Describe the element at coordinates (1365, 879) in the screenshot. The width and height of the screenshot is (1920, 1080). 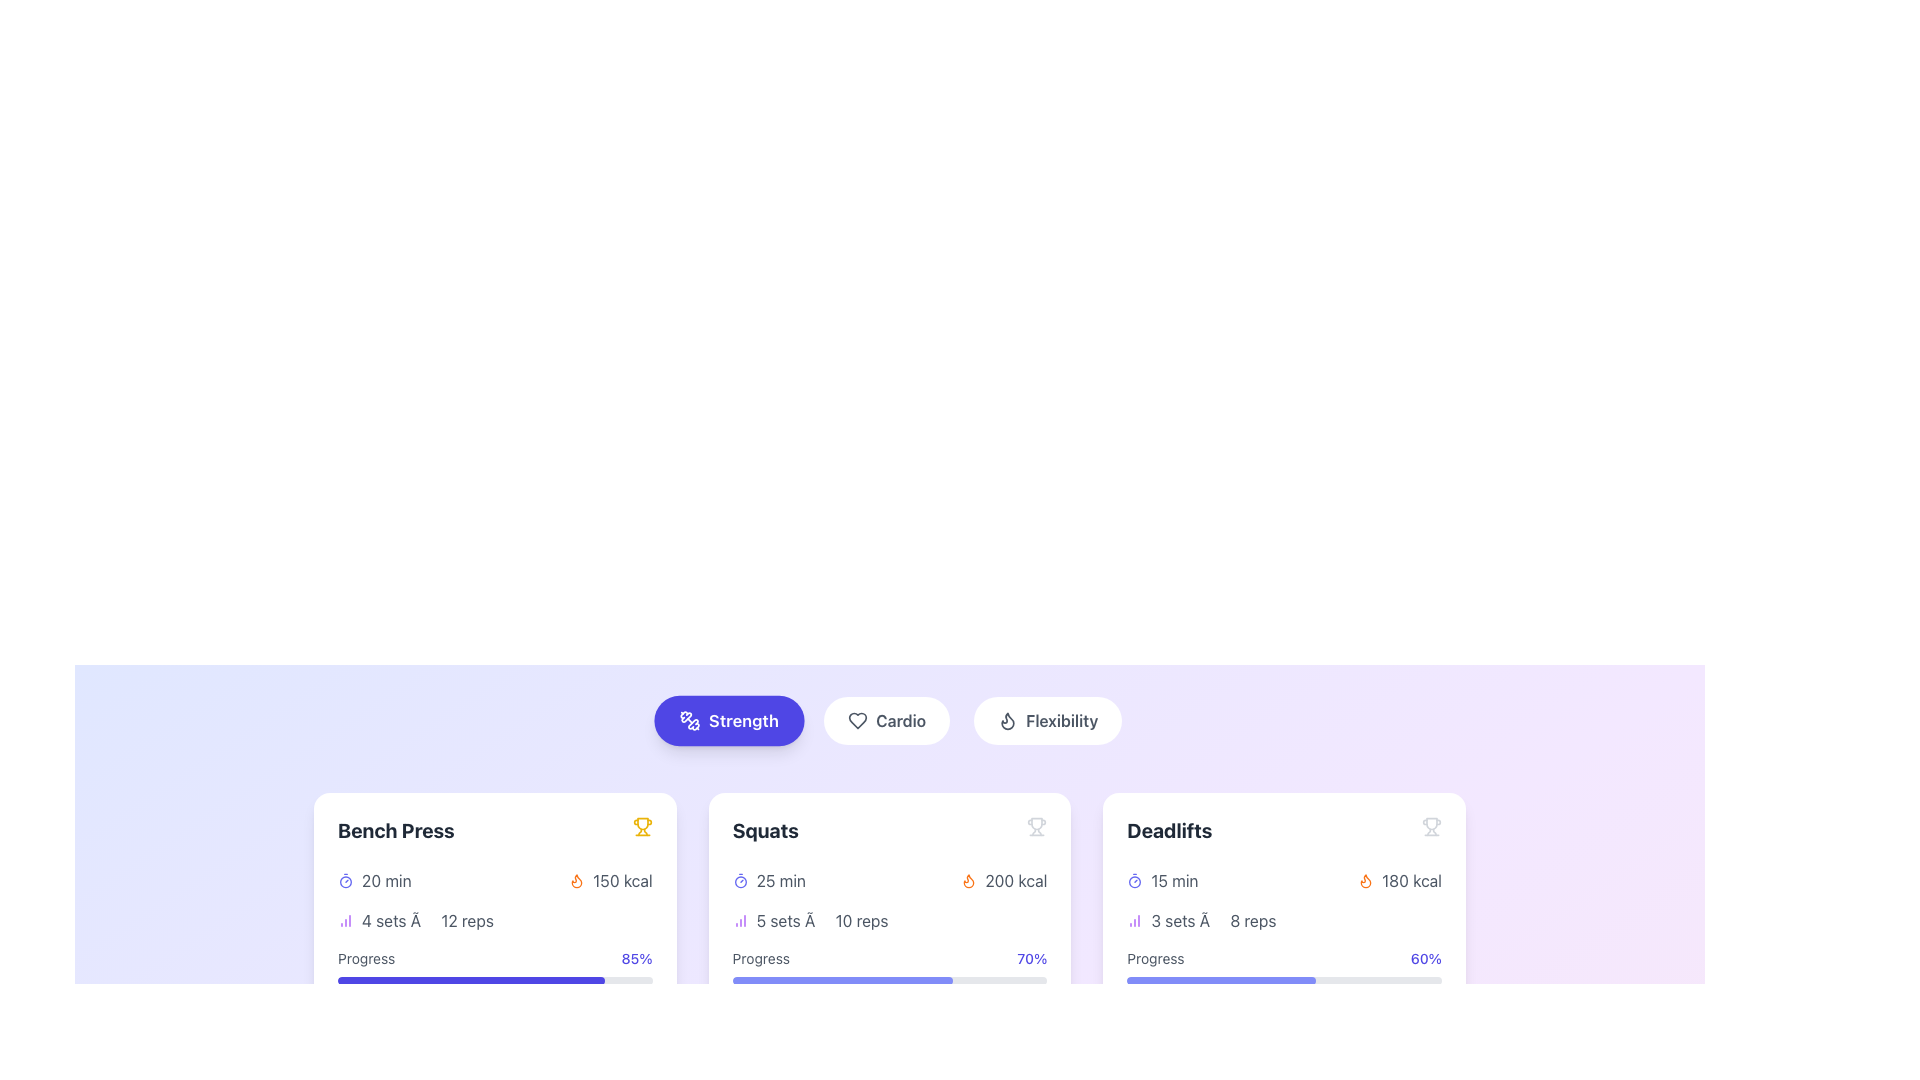
I see `the orange flame icon indicating calorie consumption located in the third card from the left, aligned with the '180 kcal' text` at that location.